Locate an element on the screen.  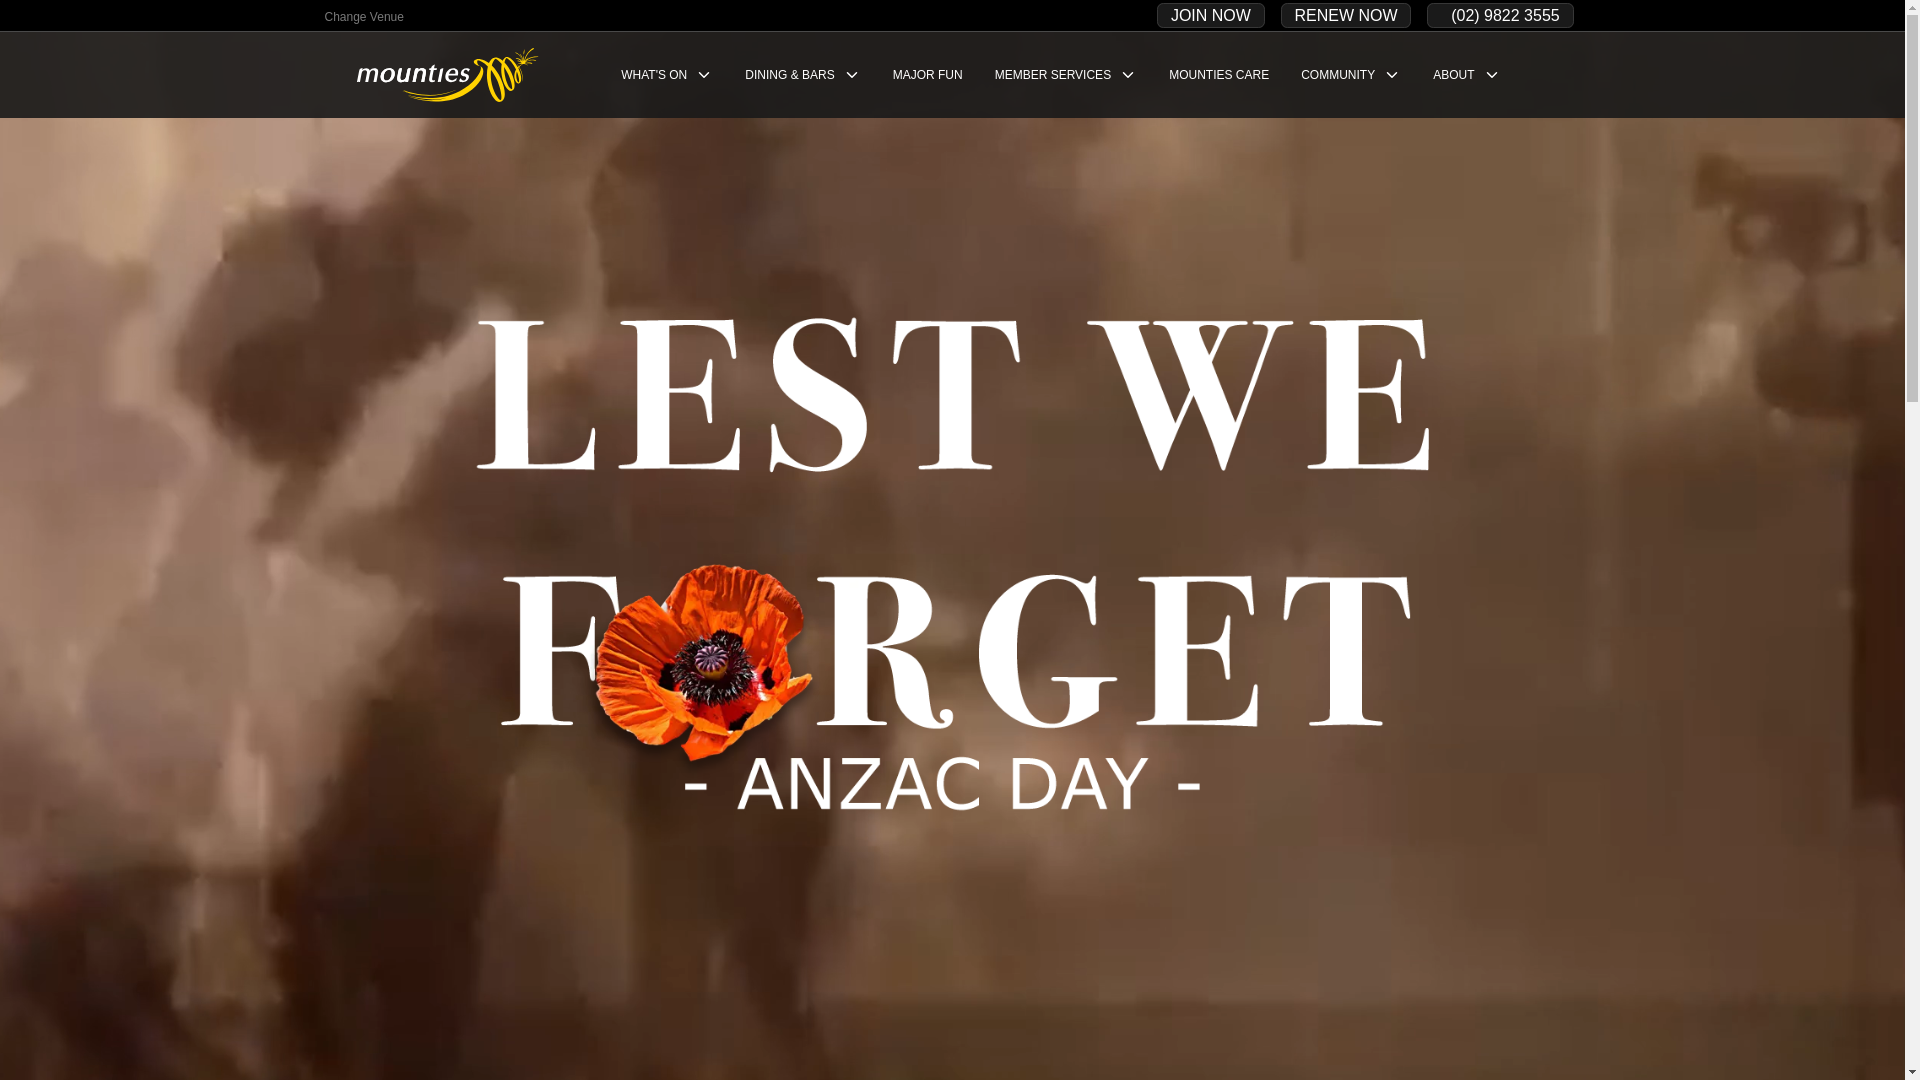
'JOIN NOW' is located at coordinates (1209, 15).